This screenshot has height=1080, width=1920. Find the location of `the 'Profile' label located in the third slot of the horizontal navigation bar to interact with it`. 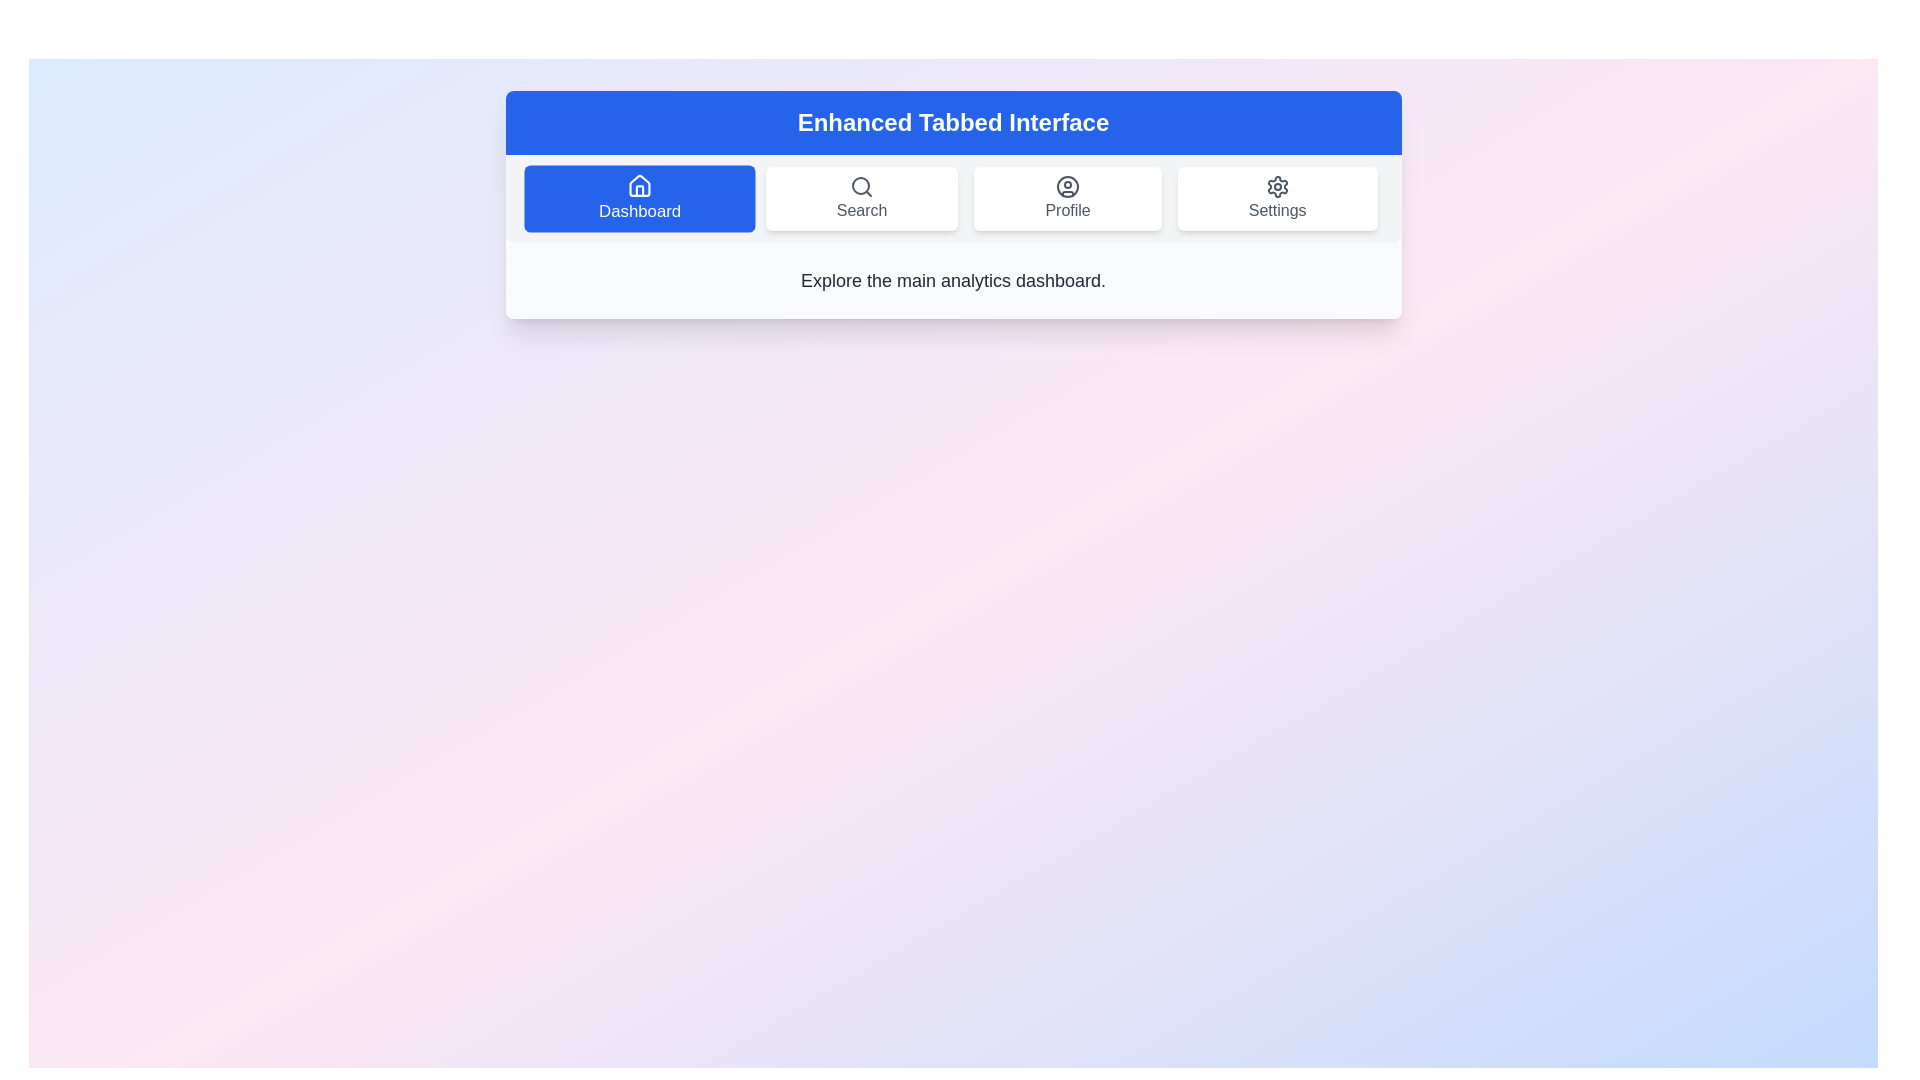

the 'Profile' label located in the third slot of the horizontal navigation bar to interact with it is located at coordinates (1067, 211).